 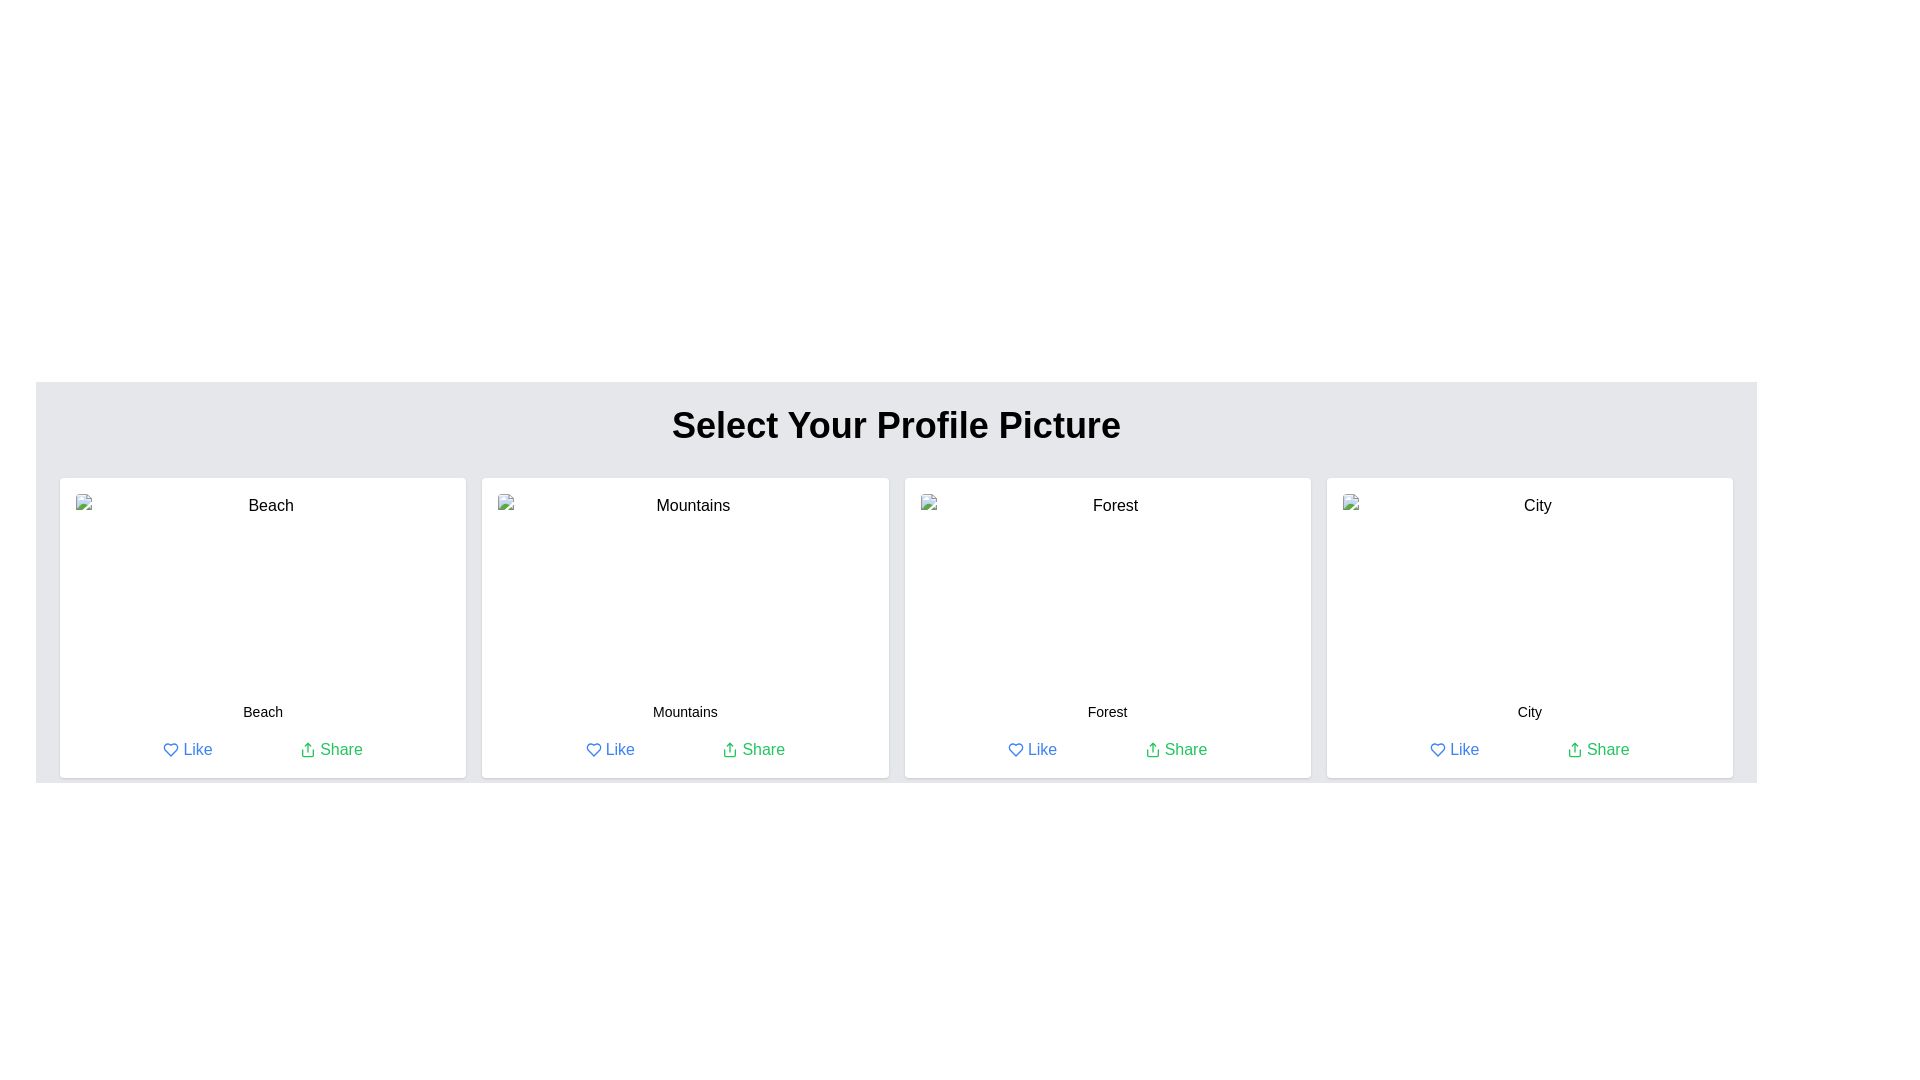 What do you see at coordinates (331, 749) in the screenshot?
I see `the share button located to the right of the 'Like' button for the item labeled 'Beach' to share the associated content` at bounding box center [331, 749].